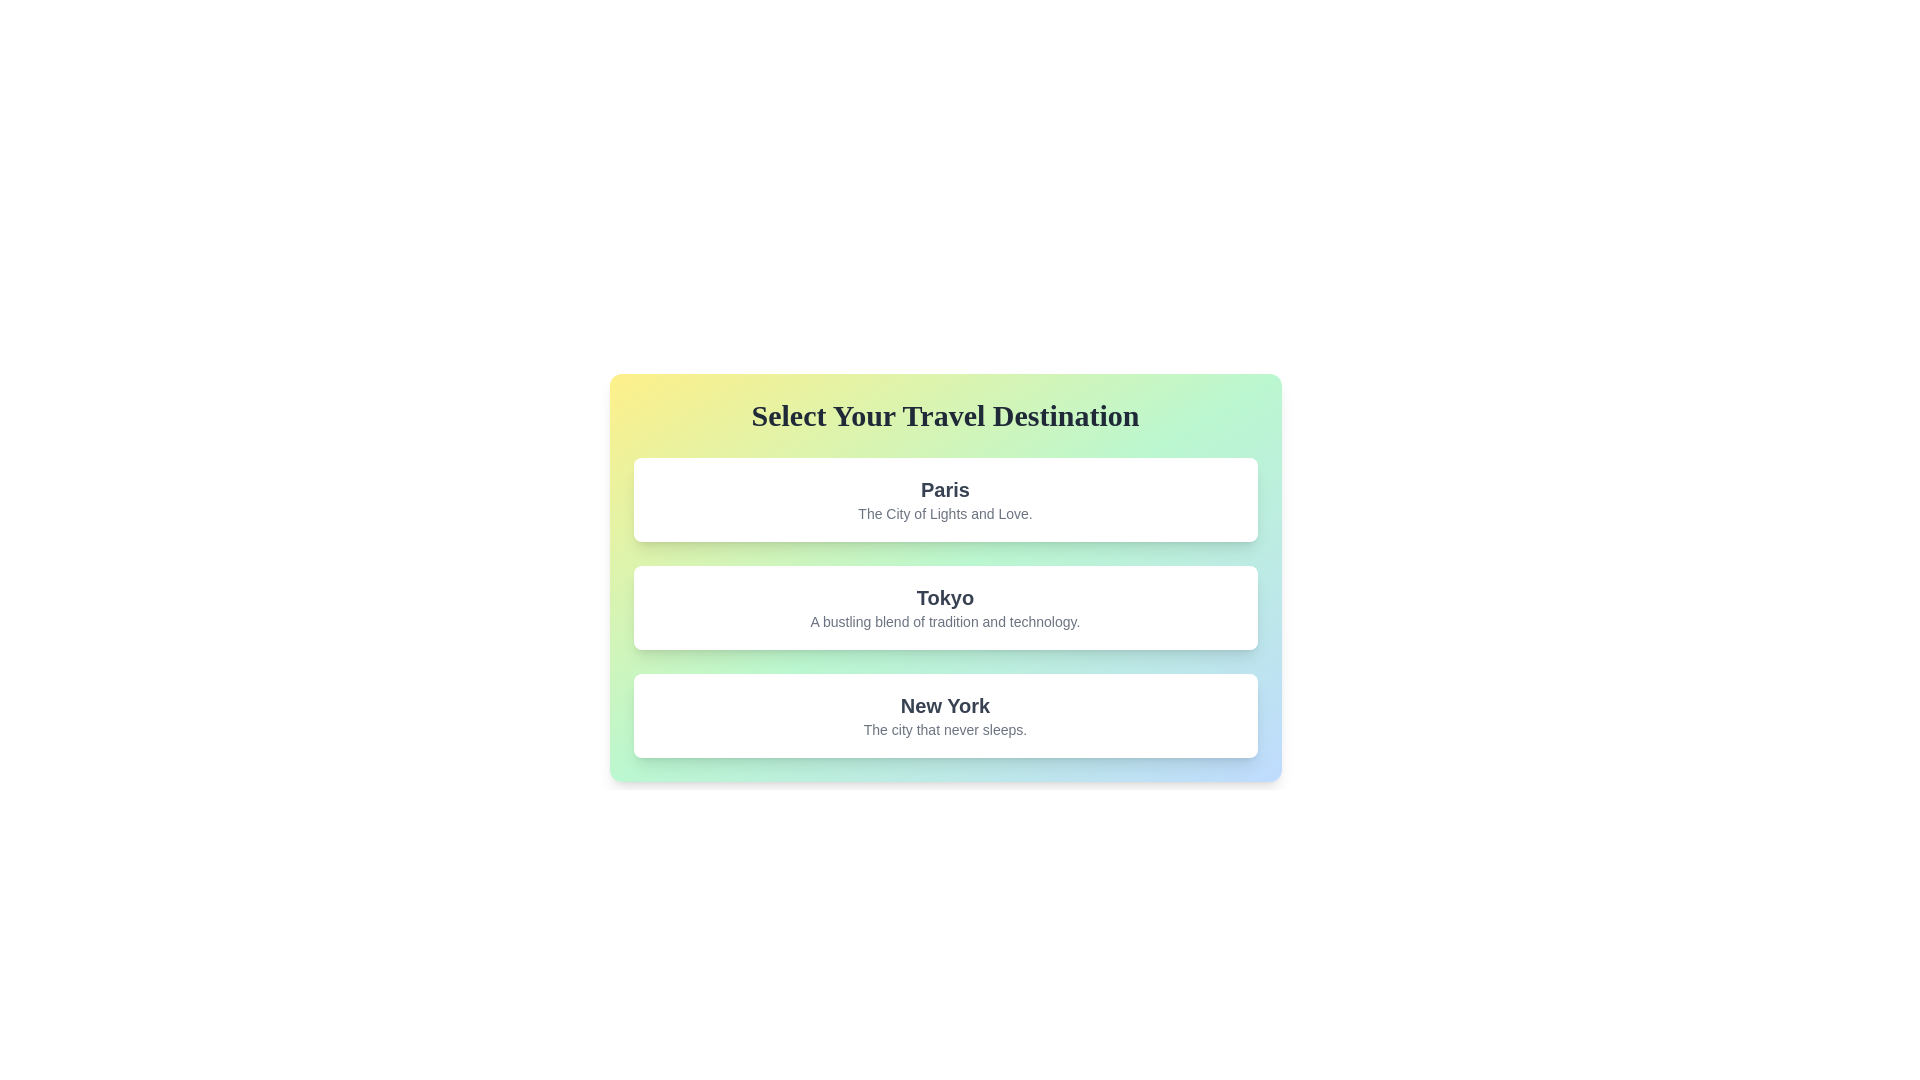 The image size is (1920, 1080). I want to click on the text label that provides additional context for the main title 'Paris', which is centered below the bold title in the travel destinations list, so click(944, 512).